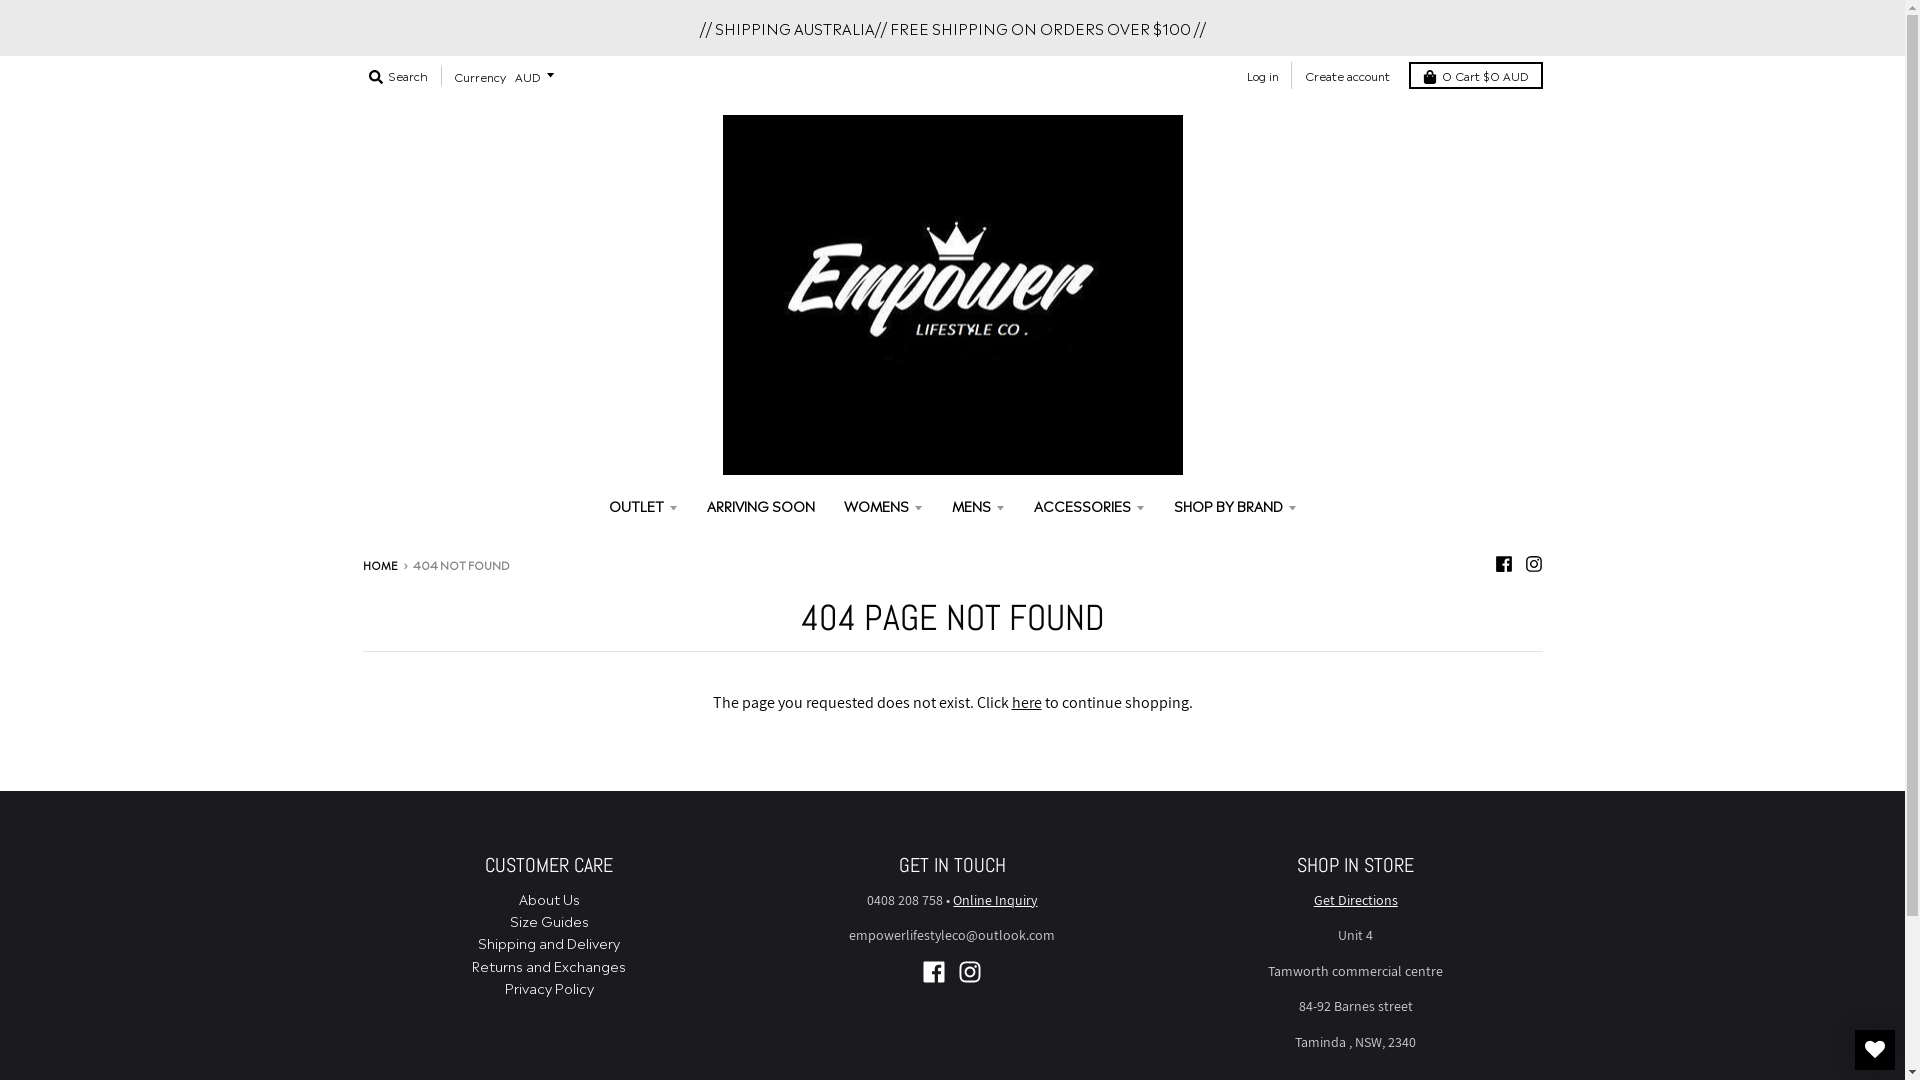 The width and height of the screenshot is (1920, 1080). What do you see at coordinates (952, 898) in the screenshot?
I see `'Online Inquiry'` at bounding box center [952, 898].